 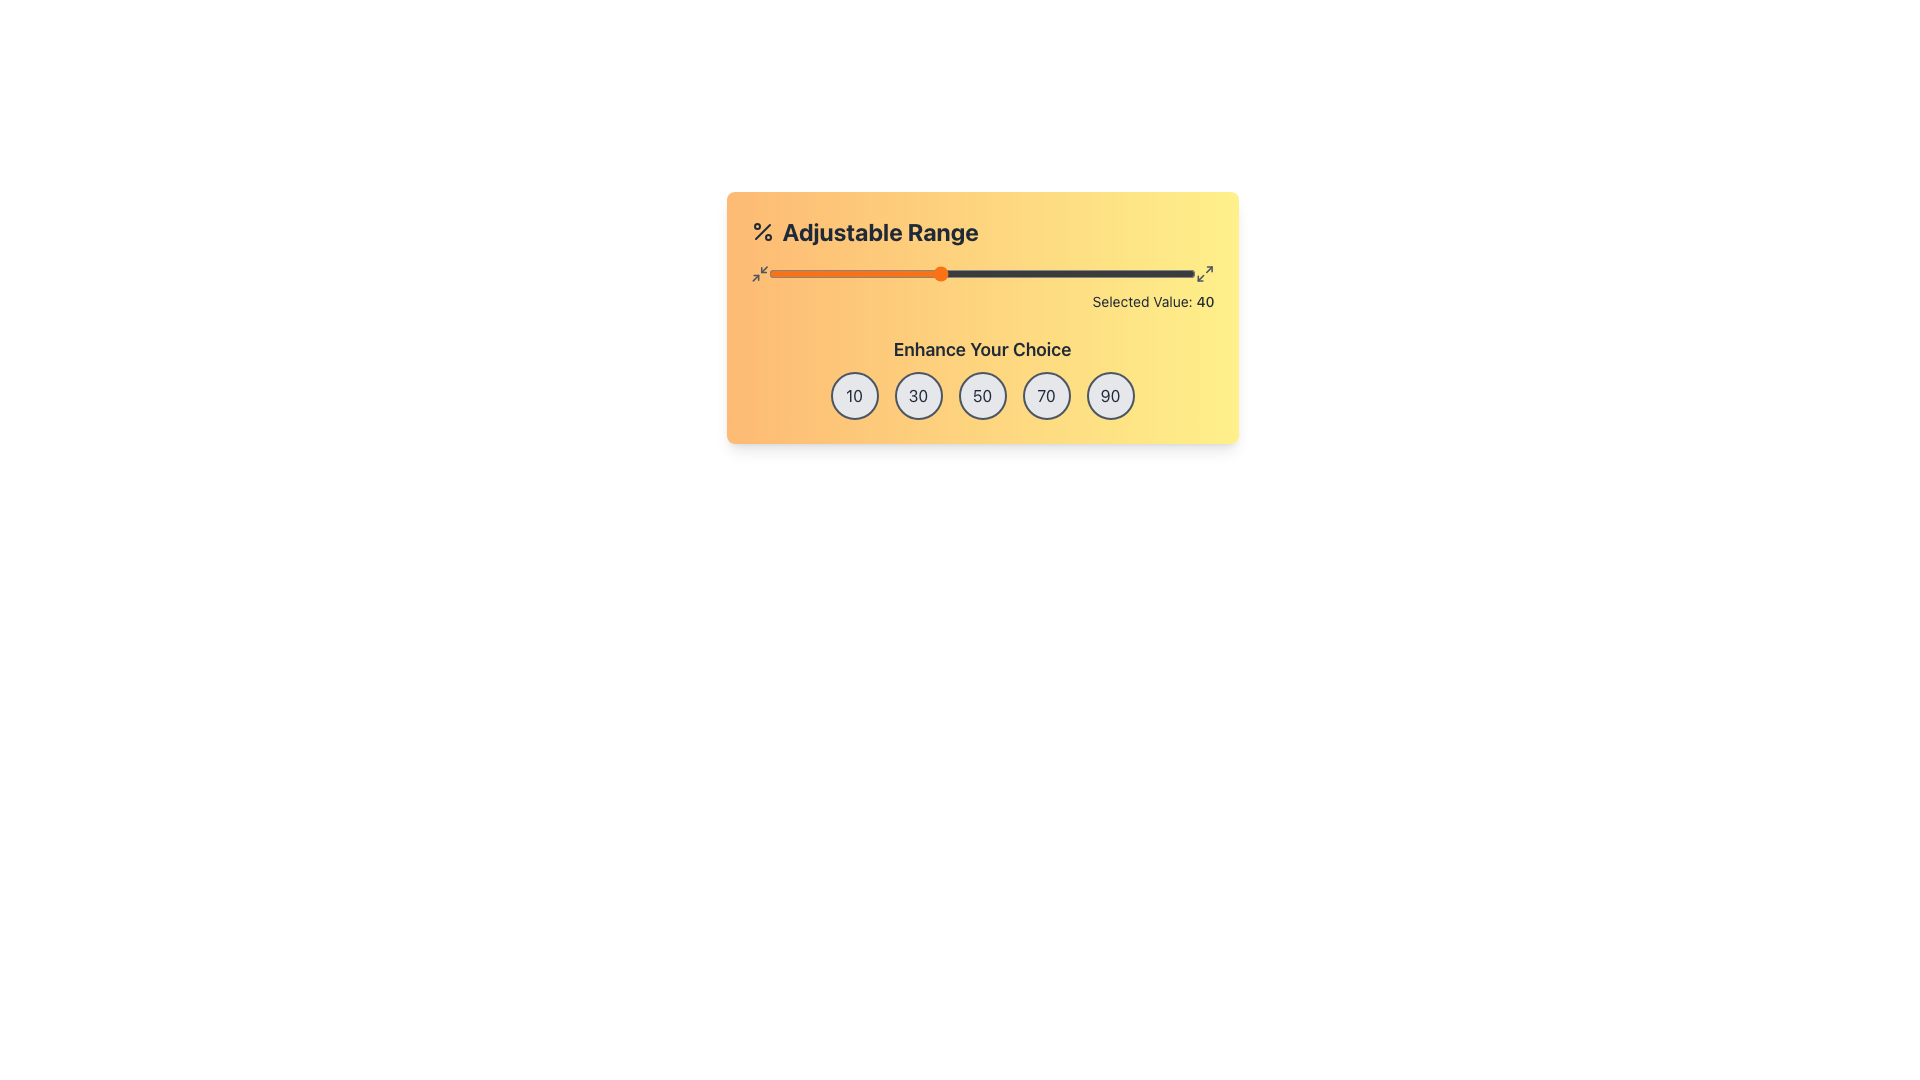 What do you see at coordinates (1088, 273) in the screenshot?
I see `the percentage` at bounding box center [1088, 273].